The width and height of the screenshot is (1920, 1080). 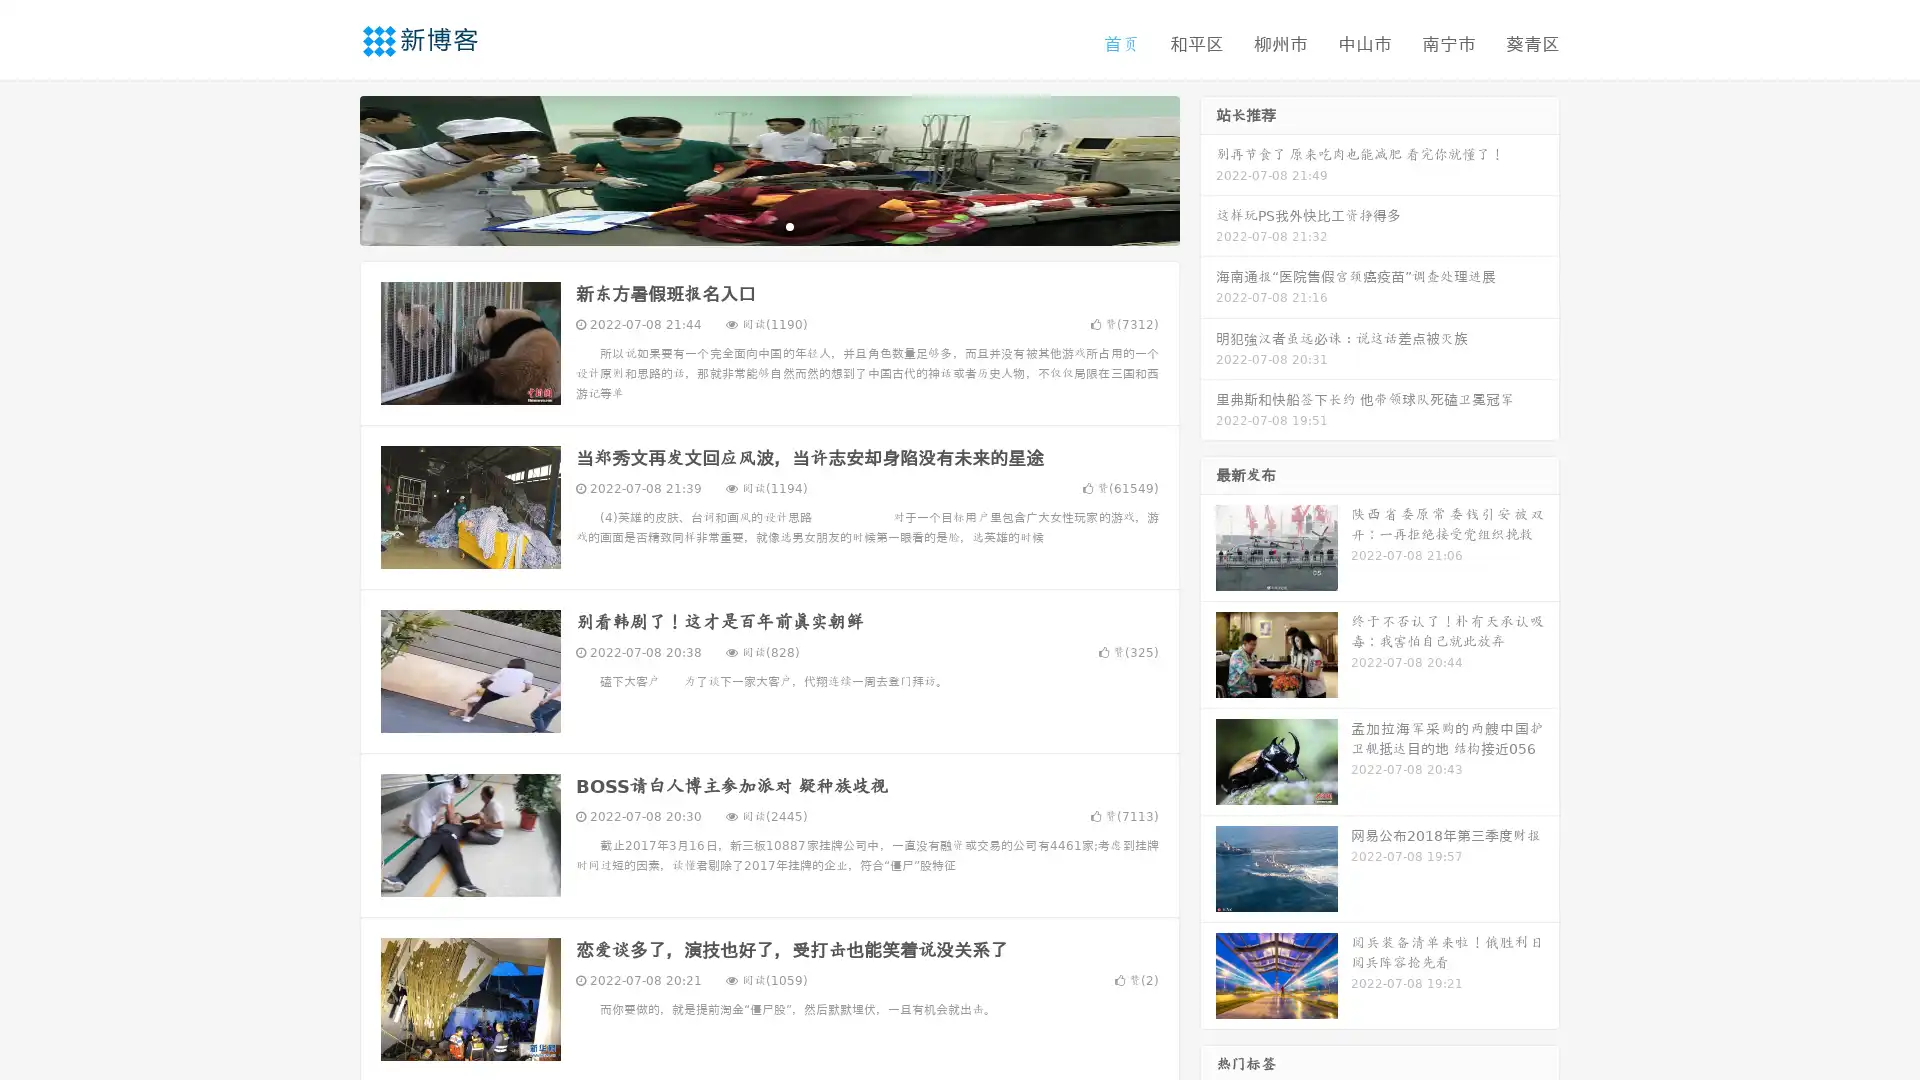 I want to click on Next slide, so click(x=1208, y=168).